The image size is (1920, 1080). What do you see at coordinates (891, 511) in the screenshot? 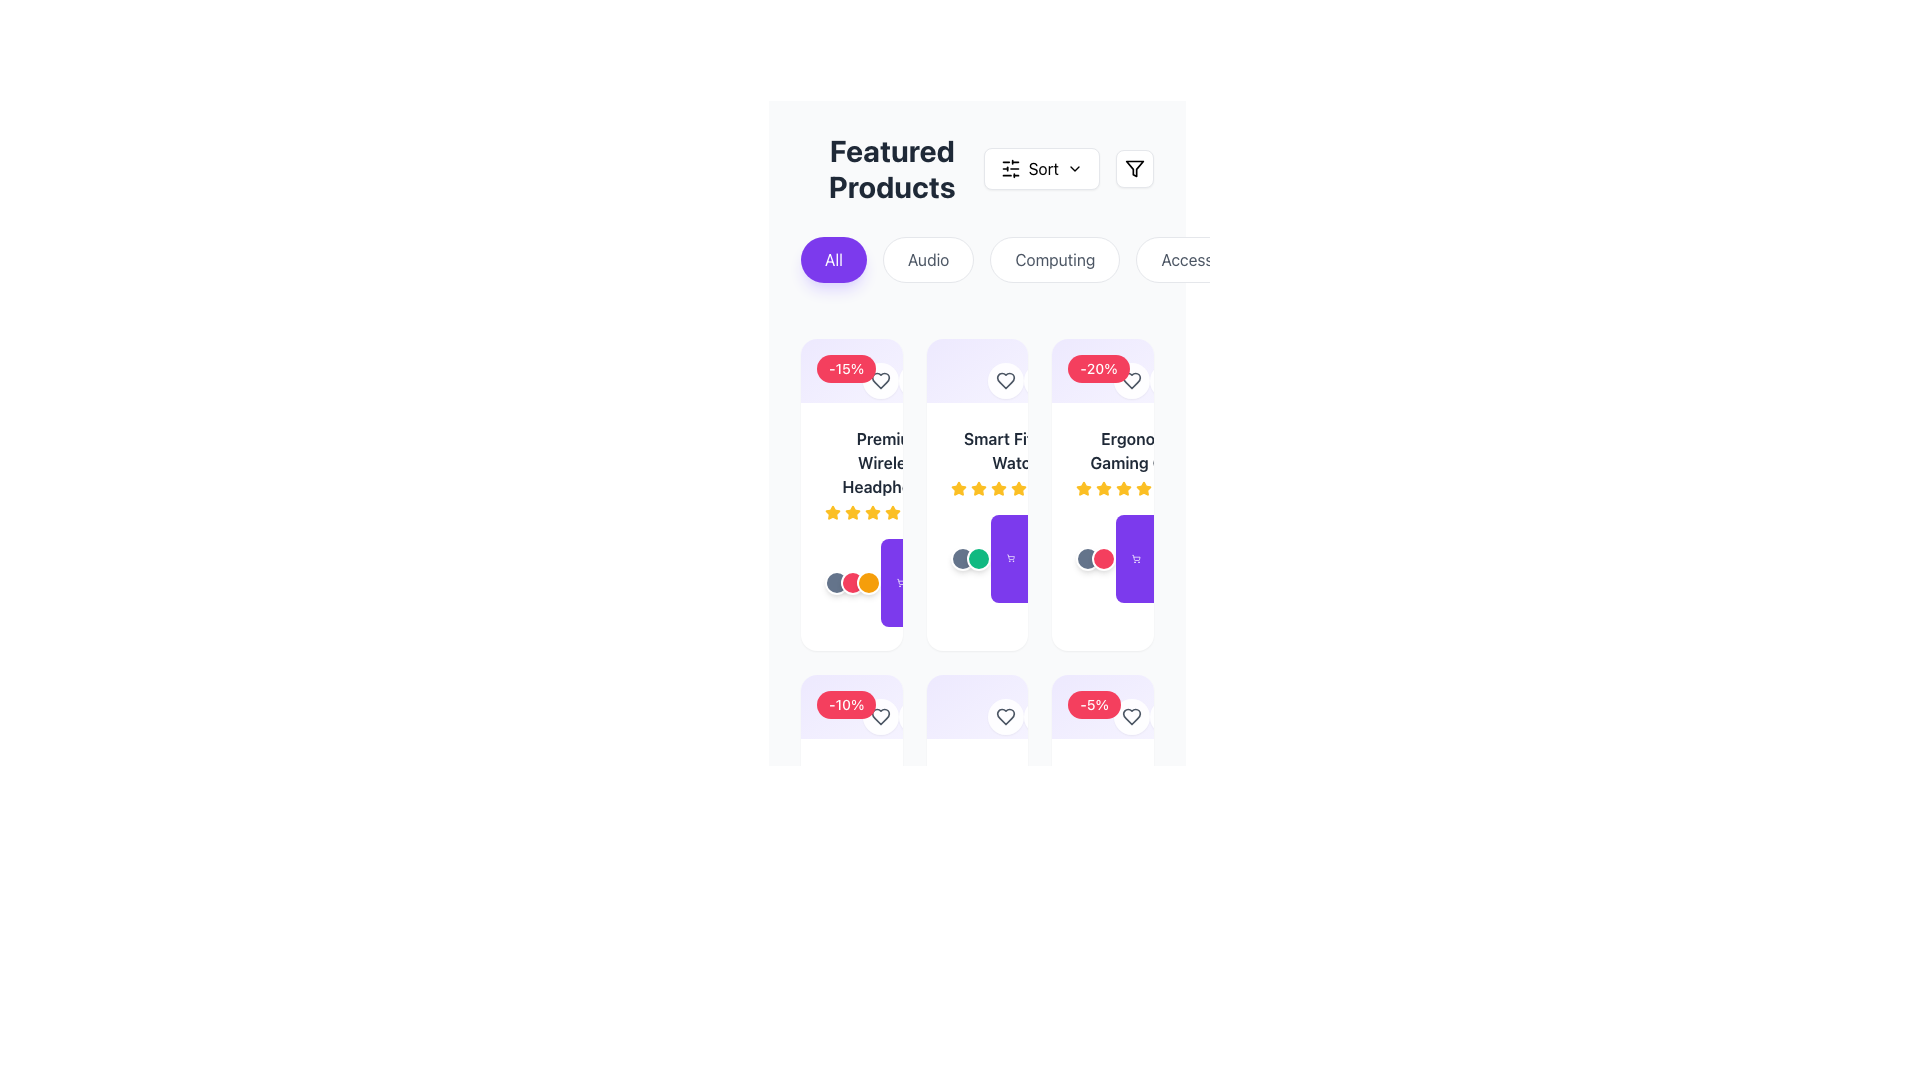
I see `the solid yellow star icon with a black outline, which is part of the rating system for the second product in the first row of the product grid` at bounding box center [891, 511].